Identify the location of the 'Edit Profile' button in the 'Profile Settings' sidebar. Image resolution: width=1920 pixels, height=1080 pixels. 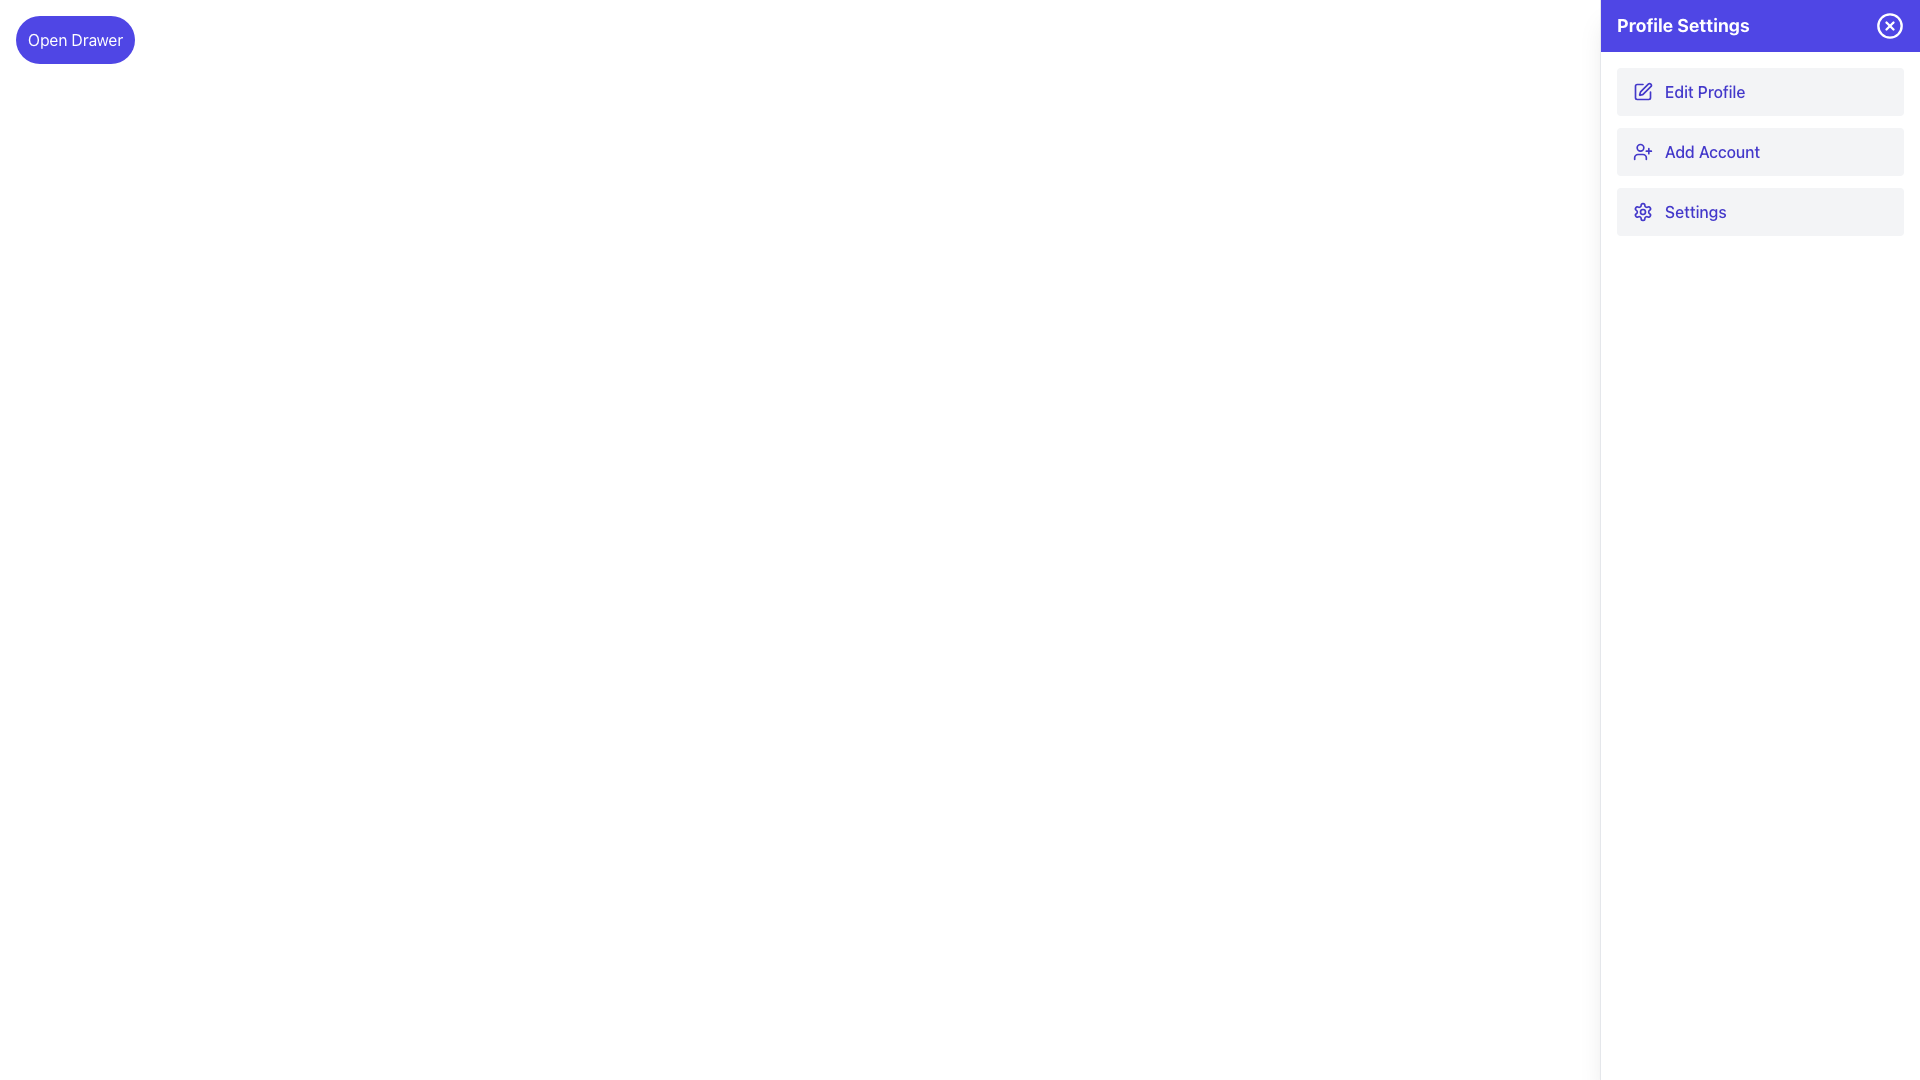
(1760, 92).